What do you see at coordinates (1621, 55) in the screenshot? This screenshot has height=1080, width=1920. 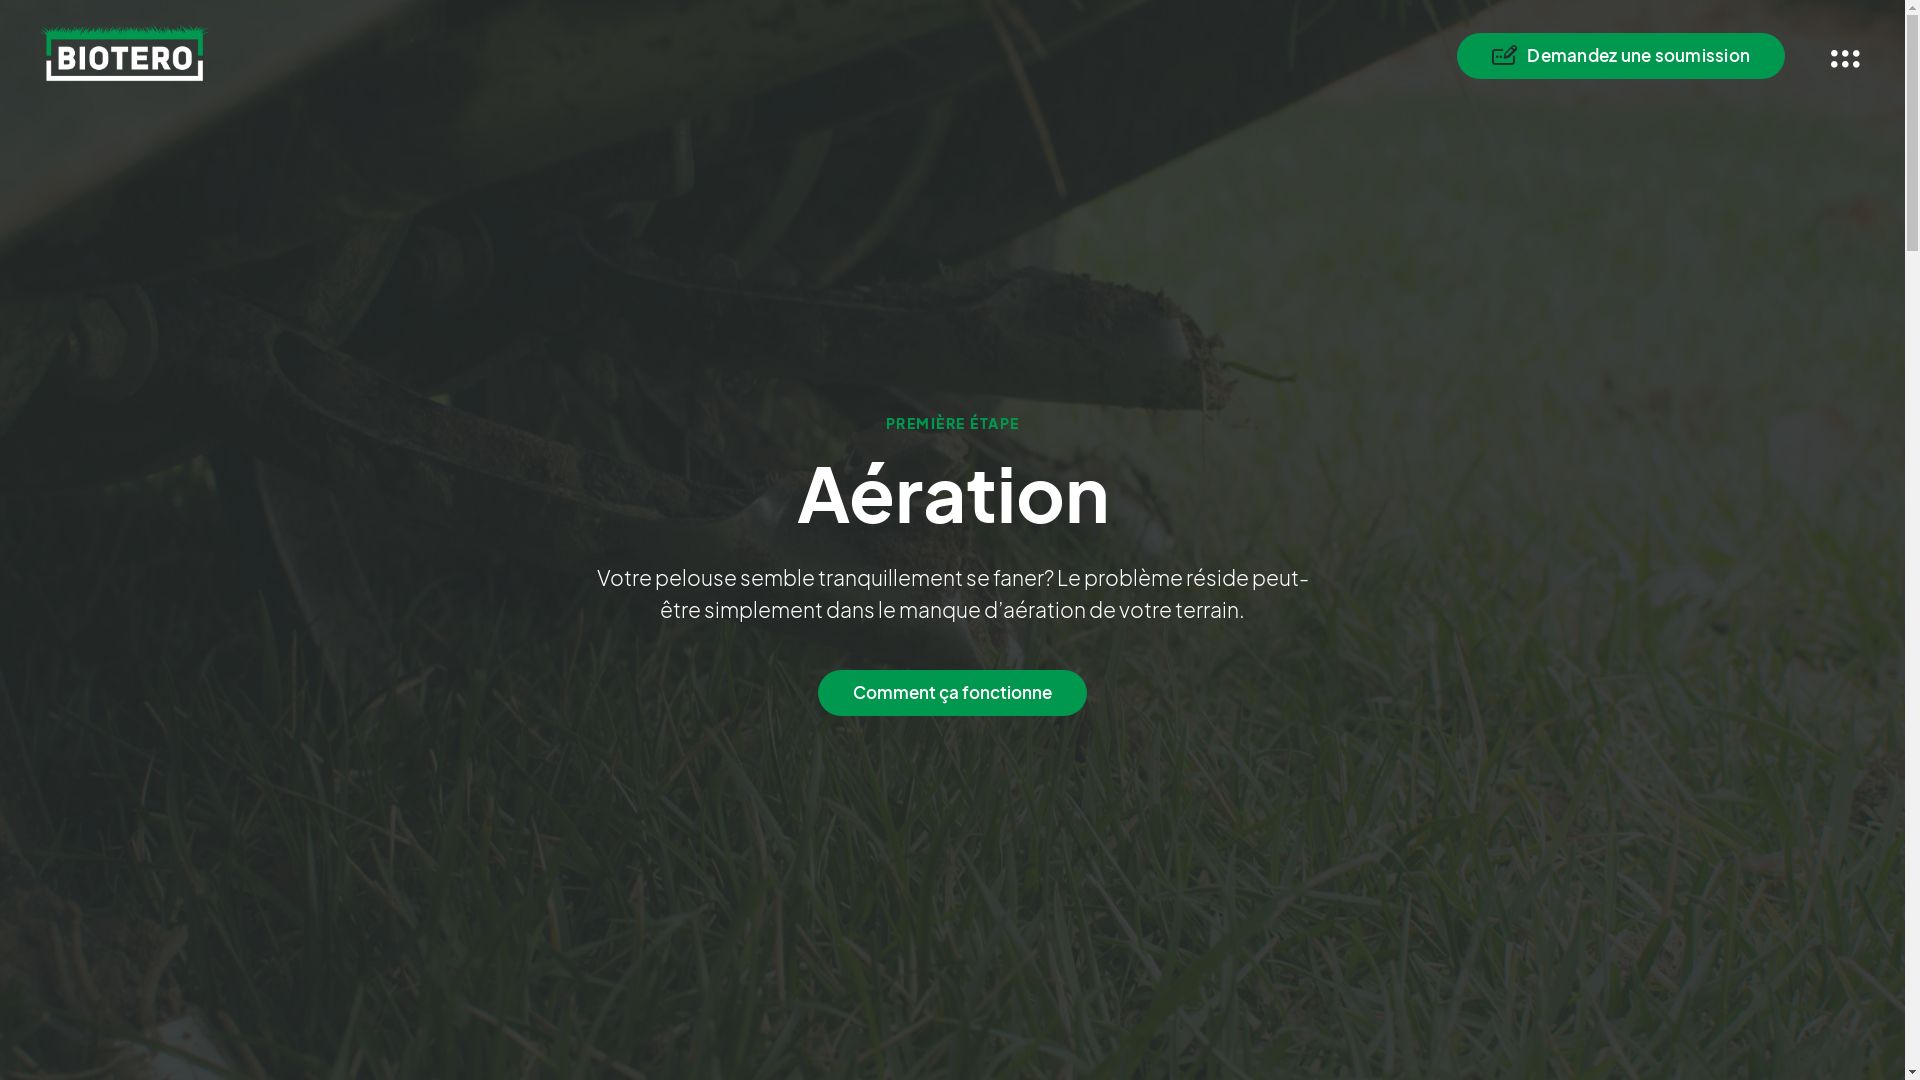 I see `'Demandez une soumission'` at bounding box center [1621, 55].